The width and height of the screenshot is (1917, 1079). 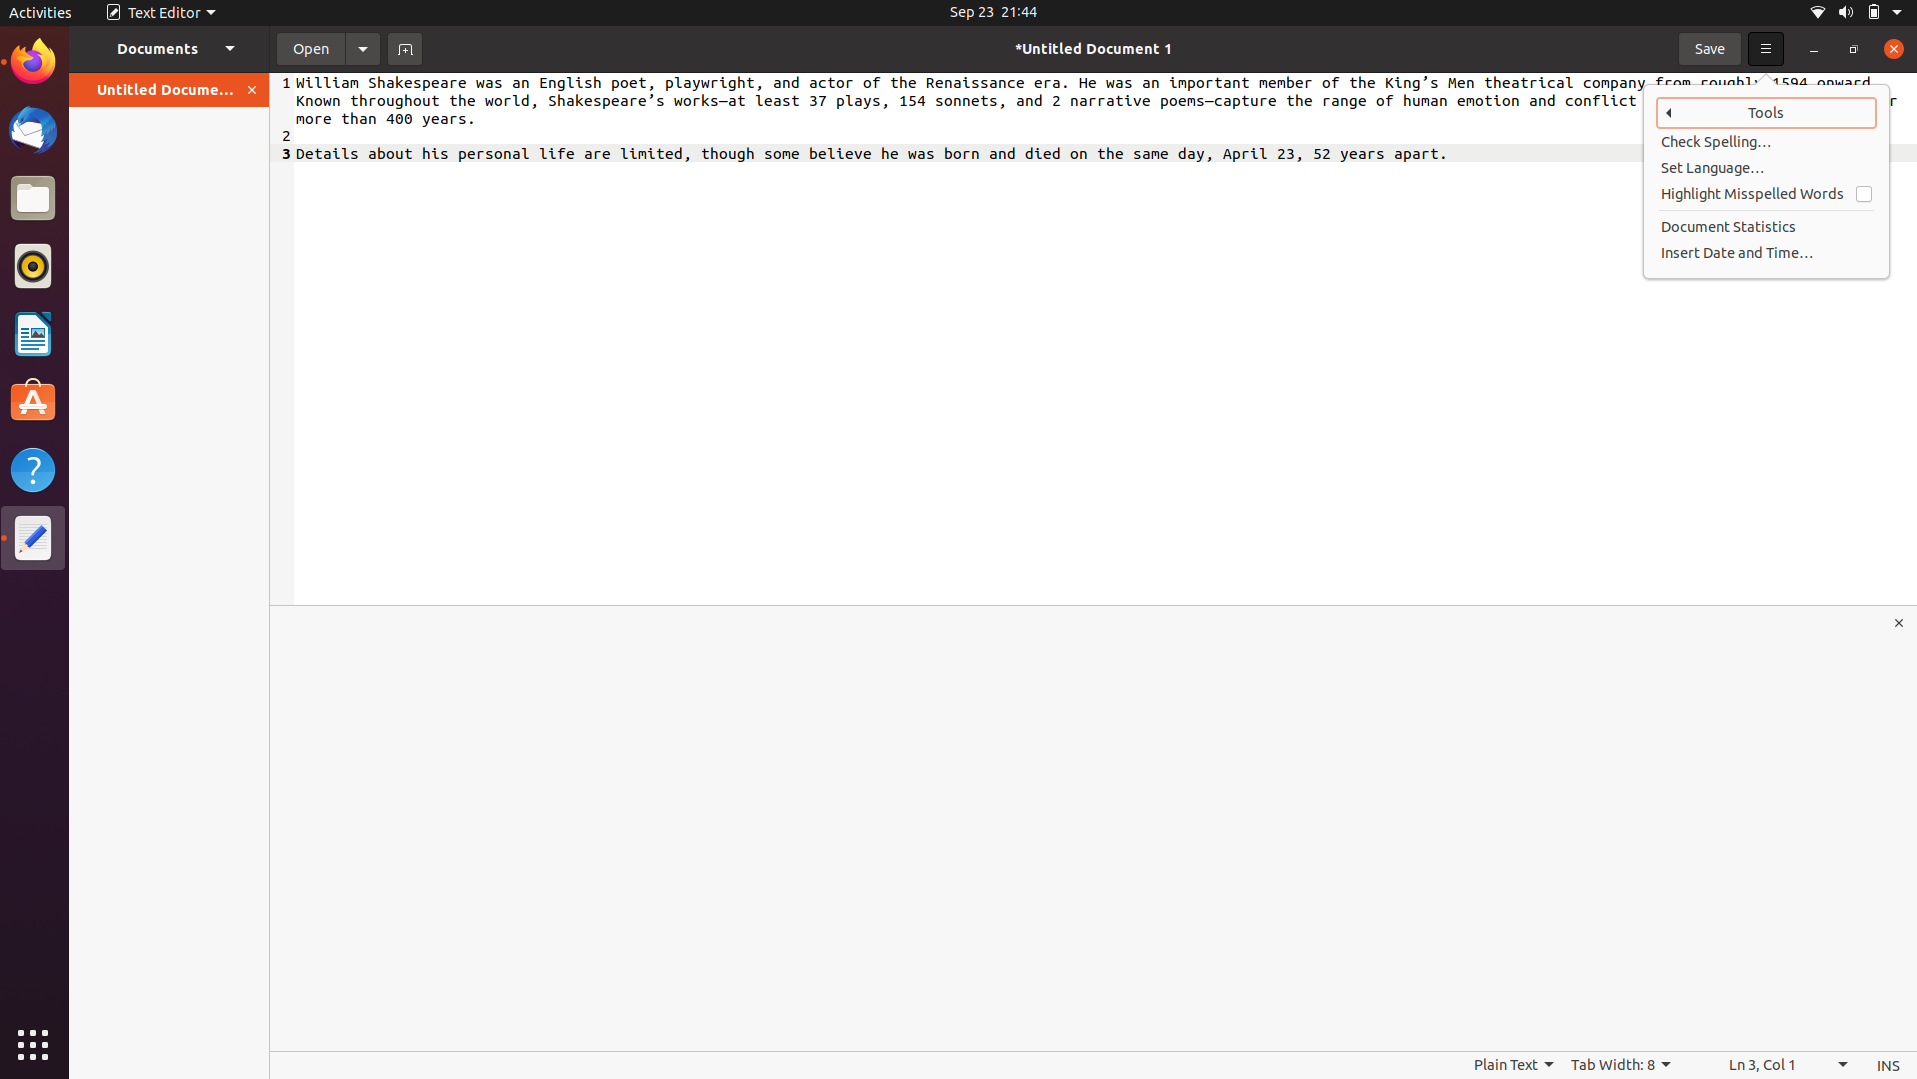 What do you see at coordinates (1767, 251) in the screenshot?
I see `Inject today"s date and the current time` at bounding box center [1767, 251].